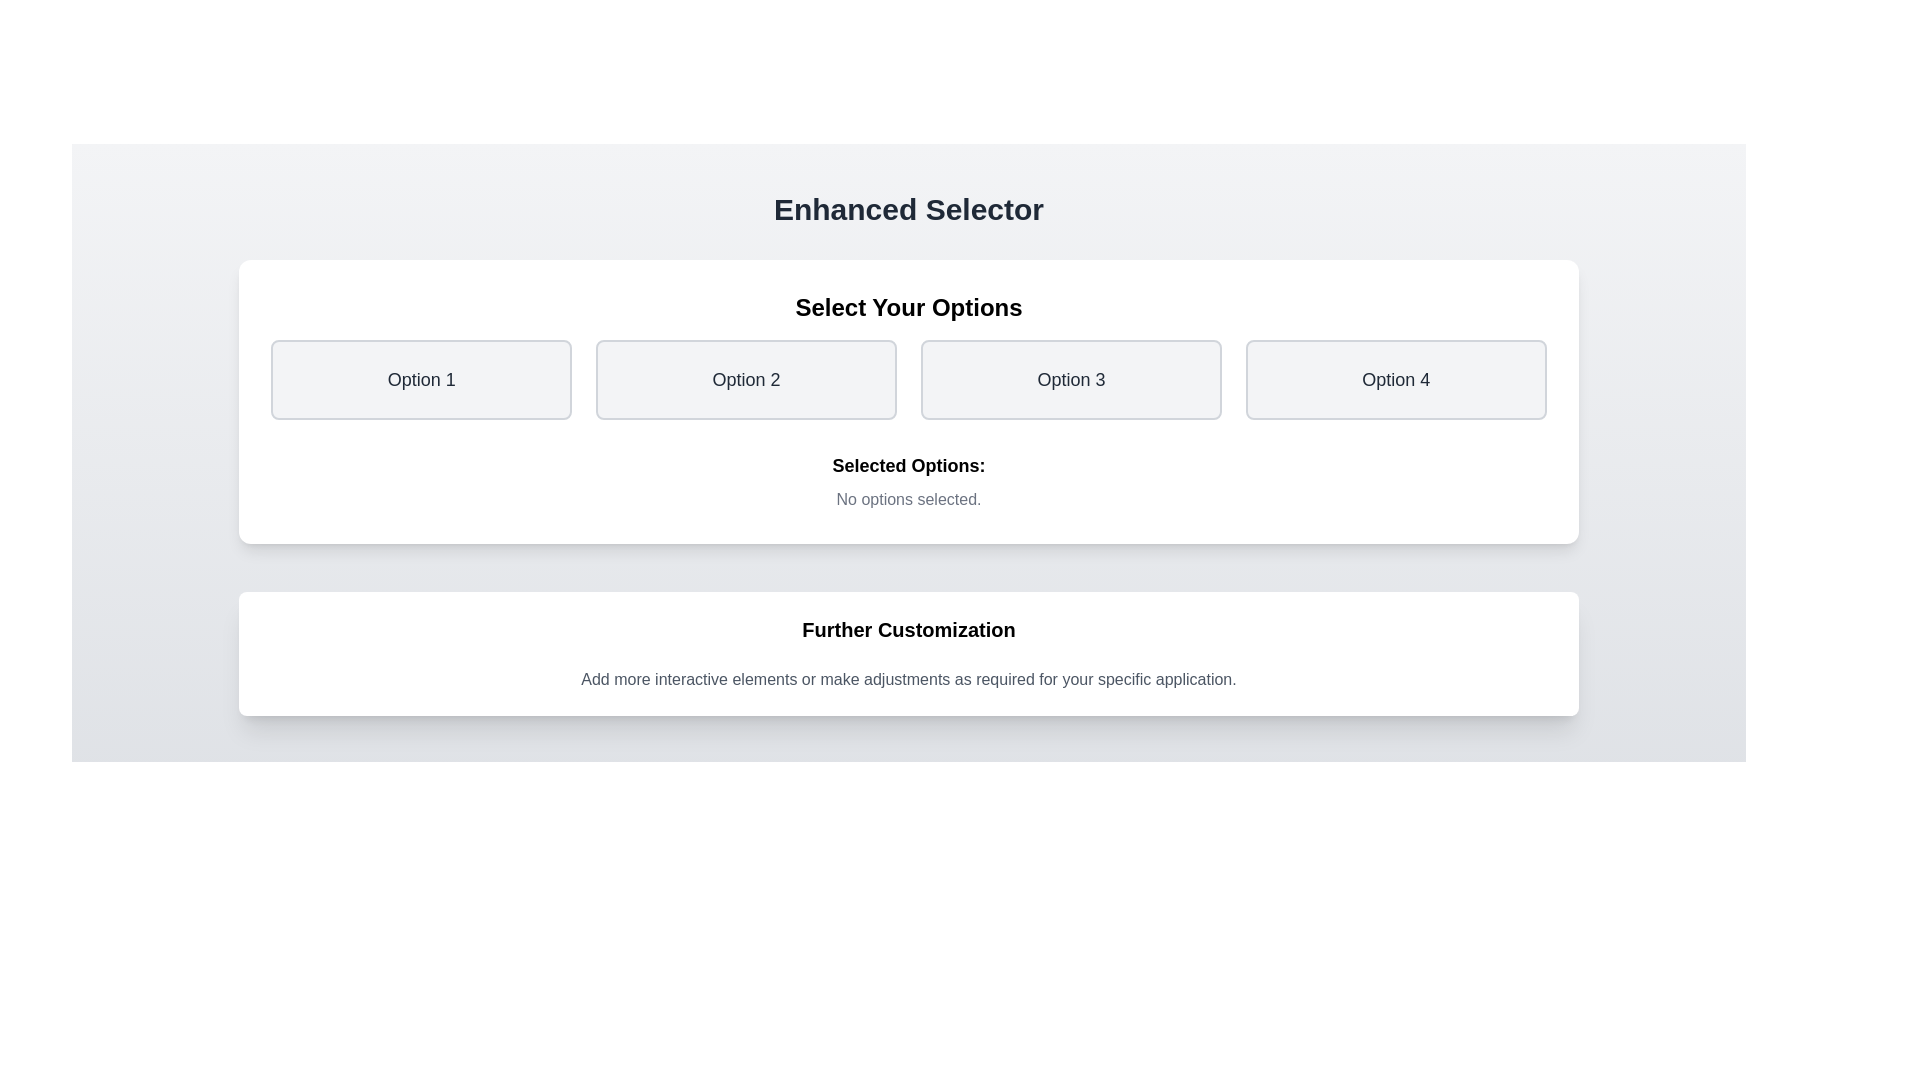 This screenshot has height=1080, width=1920. Describe the element at coordinates (907, 654) in the screenshot. I see `the 'Further Customization' section to interact with it` at that location.